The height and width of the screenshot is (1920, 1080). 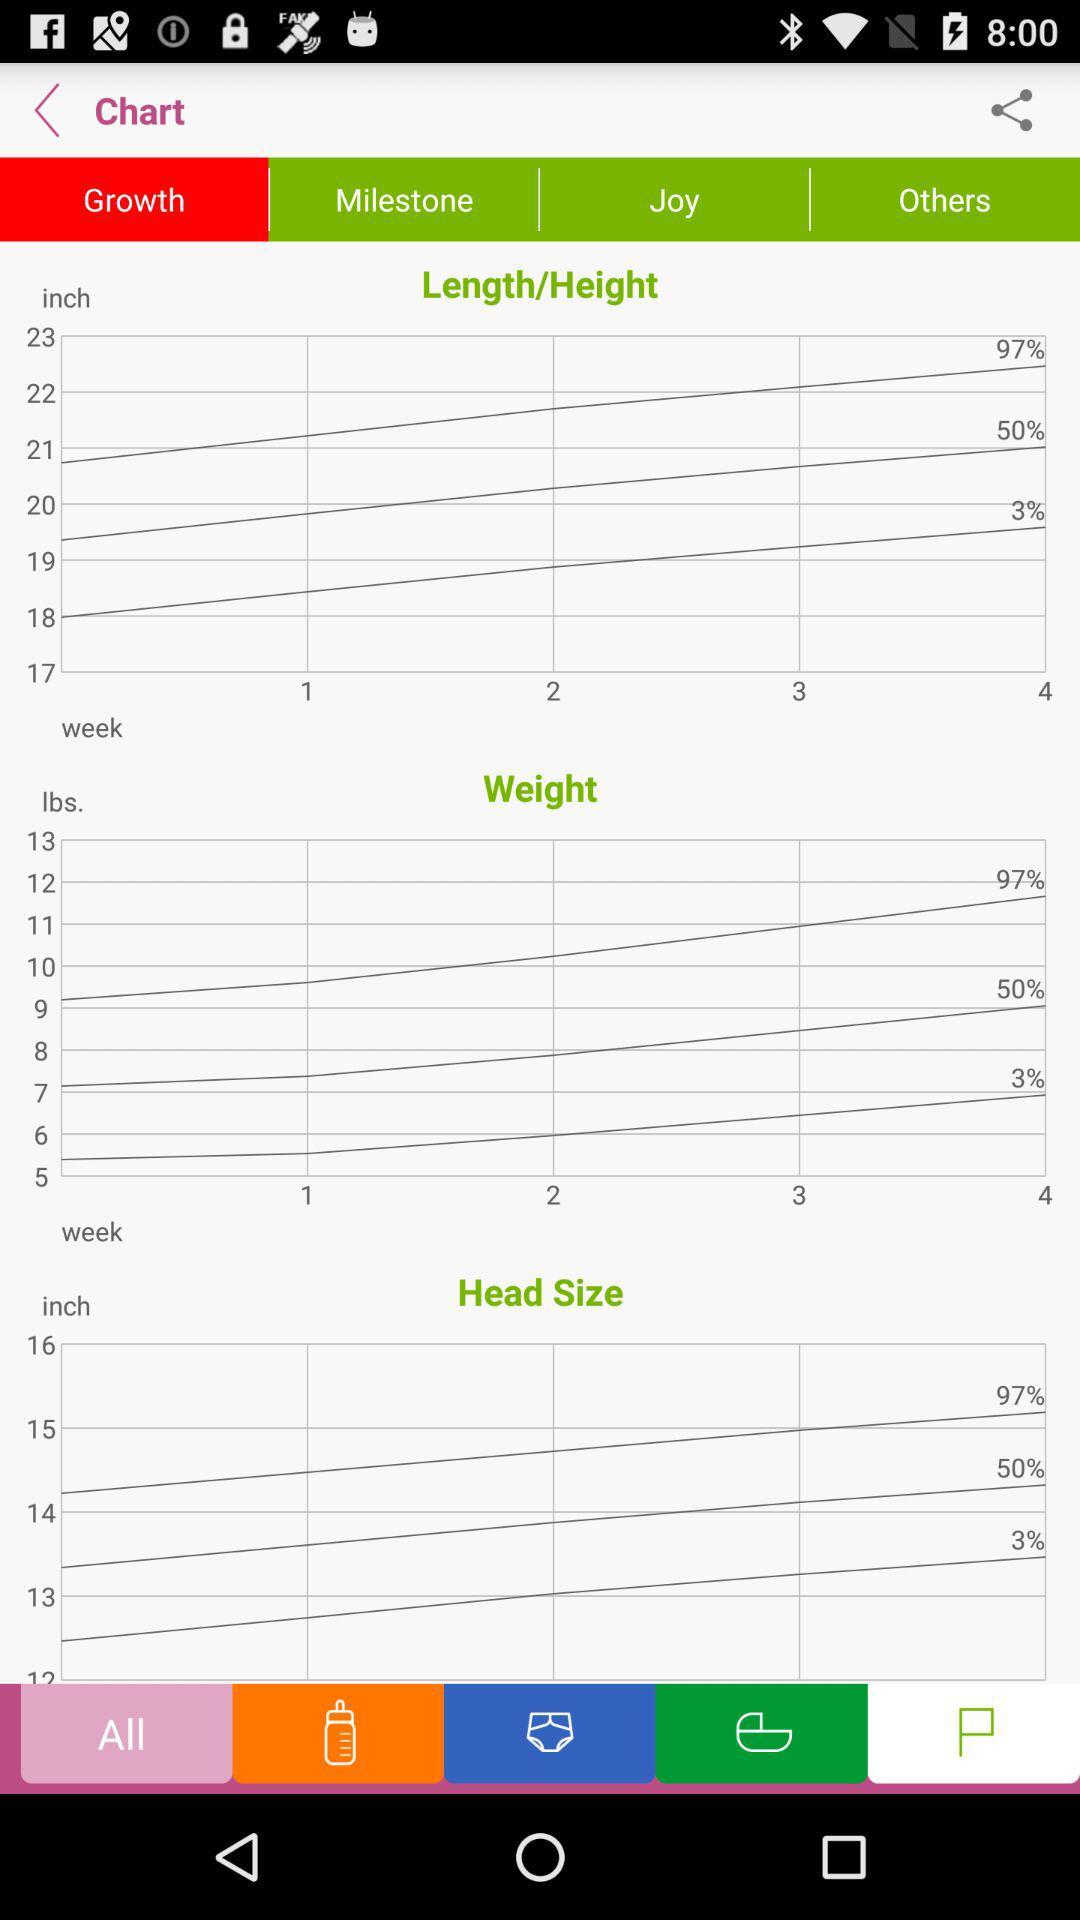 I want to click on milestone, so click(x=404, y=200).